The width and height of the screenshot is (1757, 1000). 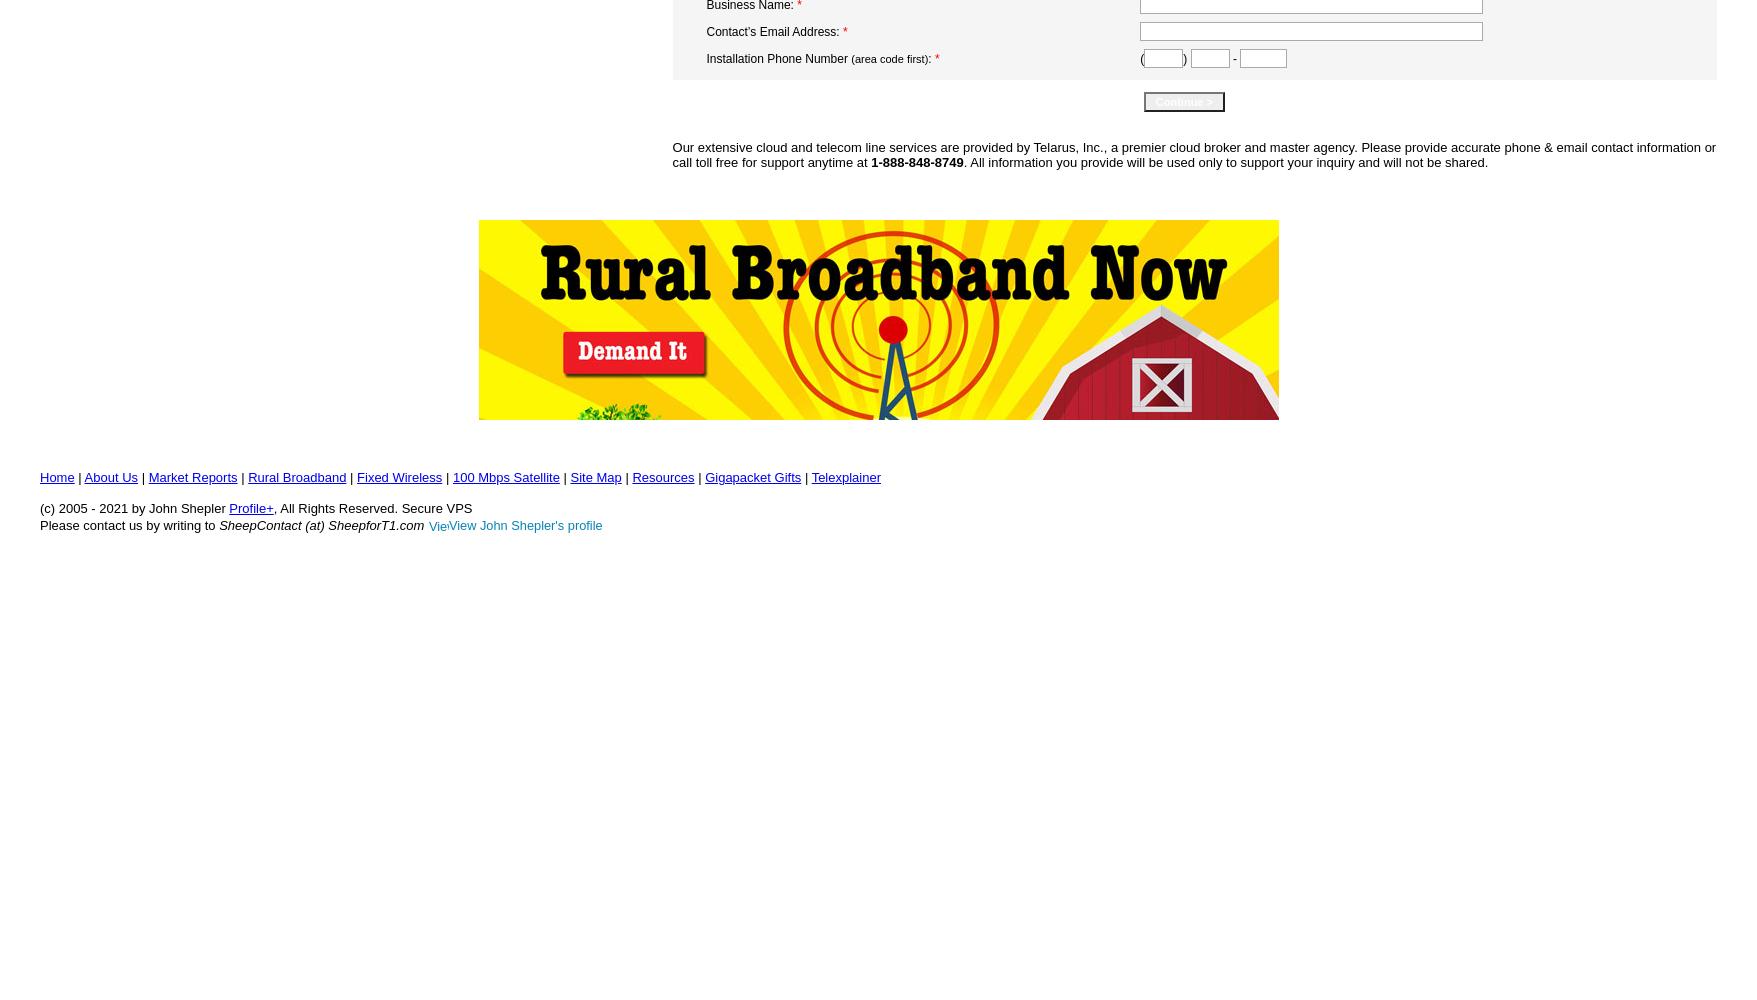 What do you see at coordinates (753, 476) in the screenshot?
I see `'Gigapacket Gifts'` at bounding box center [753, 476].